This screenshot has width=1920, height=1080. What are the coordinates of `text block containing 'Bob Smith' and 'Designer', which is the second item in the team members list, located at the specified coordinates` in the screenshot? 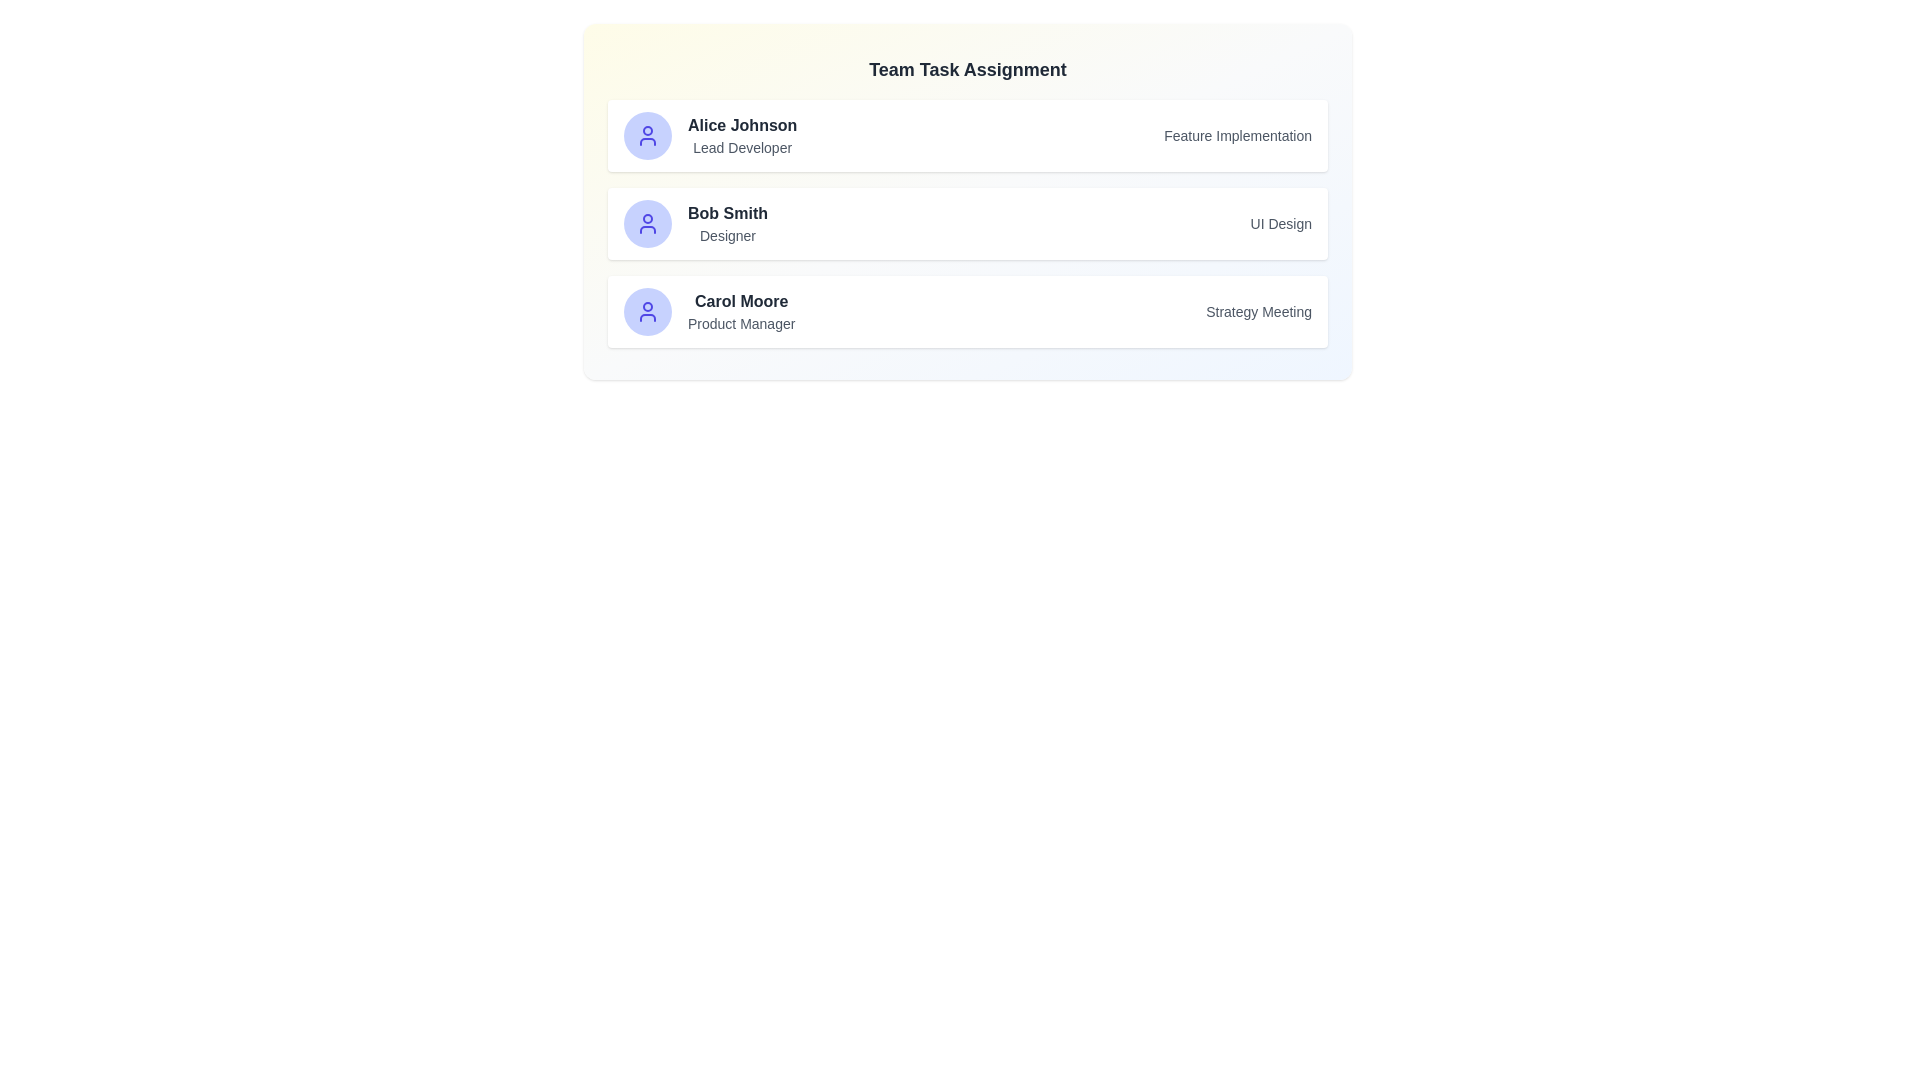 It's located at (727, 223).